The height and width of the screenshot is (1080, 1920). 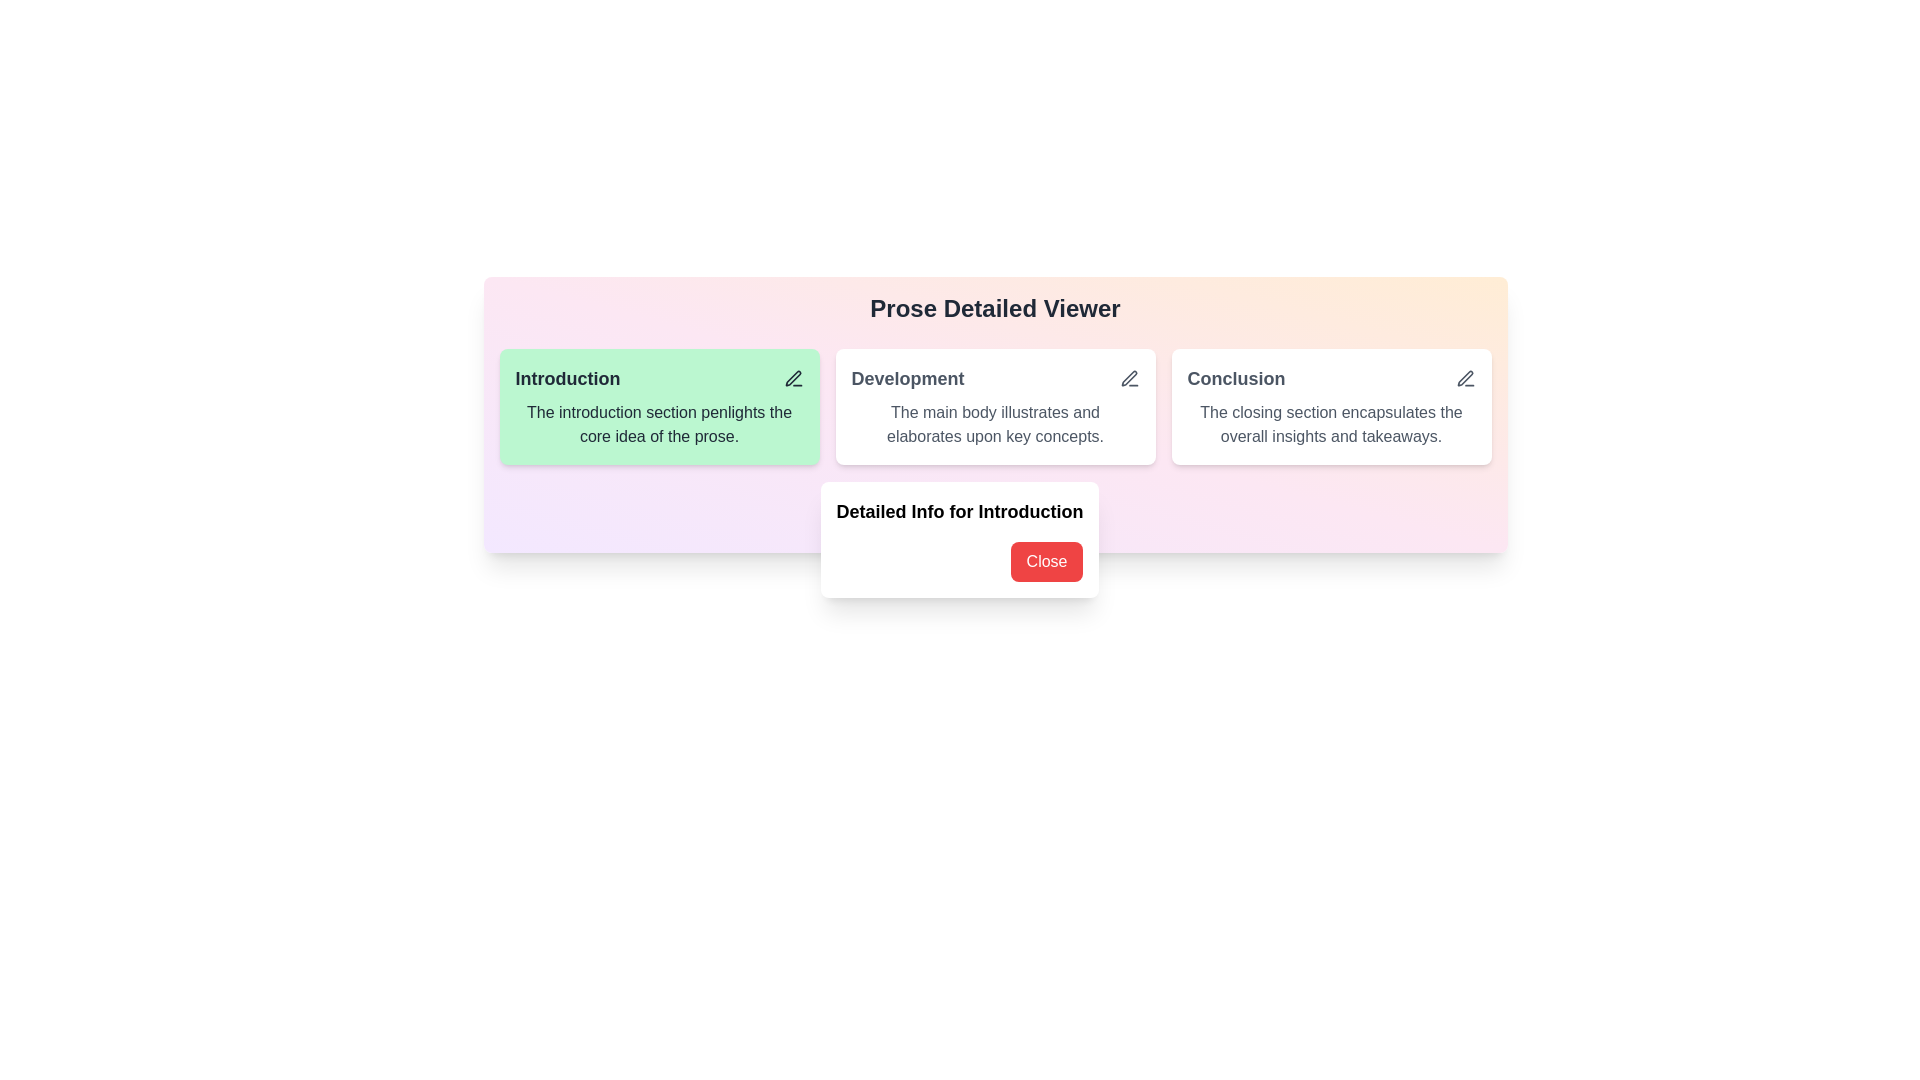 What do you see at coordinates (960, 562) in the screenshot?
I see `the prominent red 'Close' button with rounded corners` at bounding box center [960, 562].